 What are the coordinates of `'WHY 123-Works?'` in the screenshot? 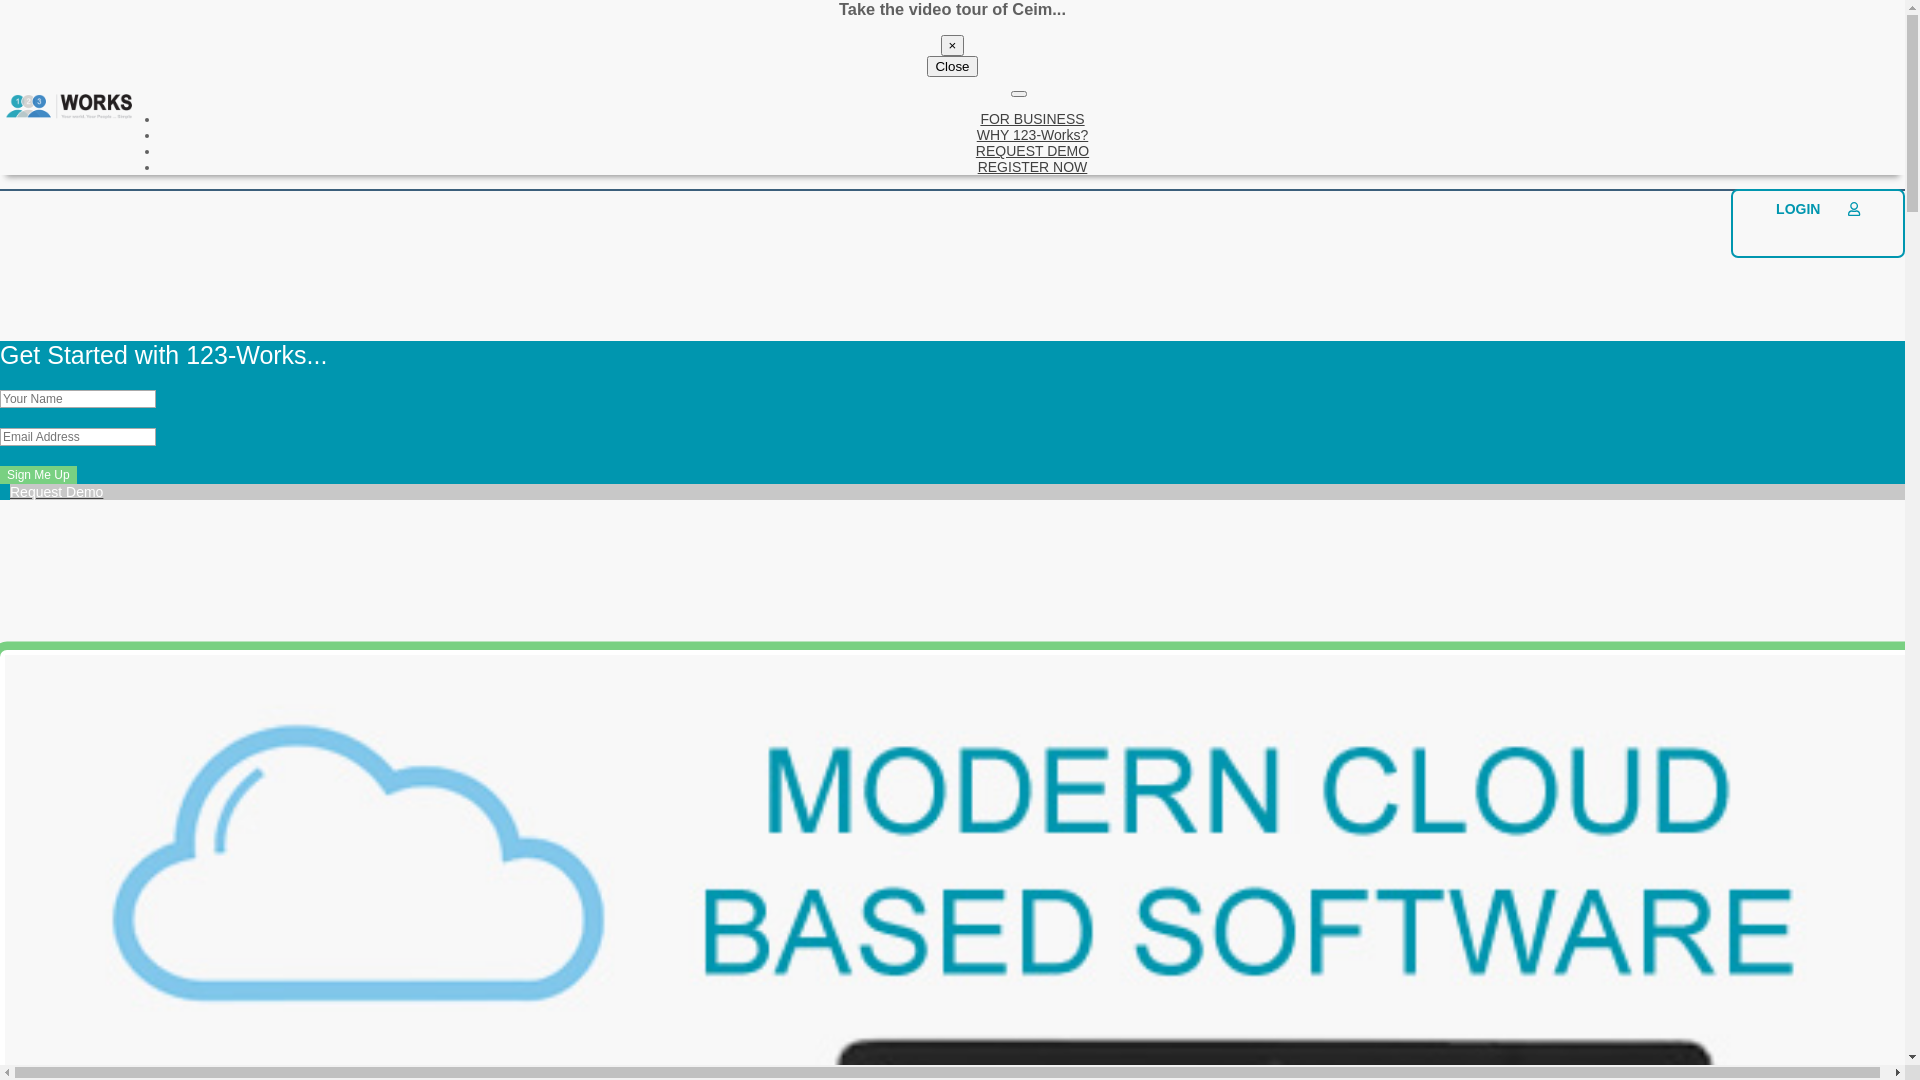 It's located at (1032, 135).